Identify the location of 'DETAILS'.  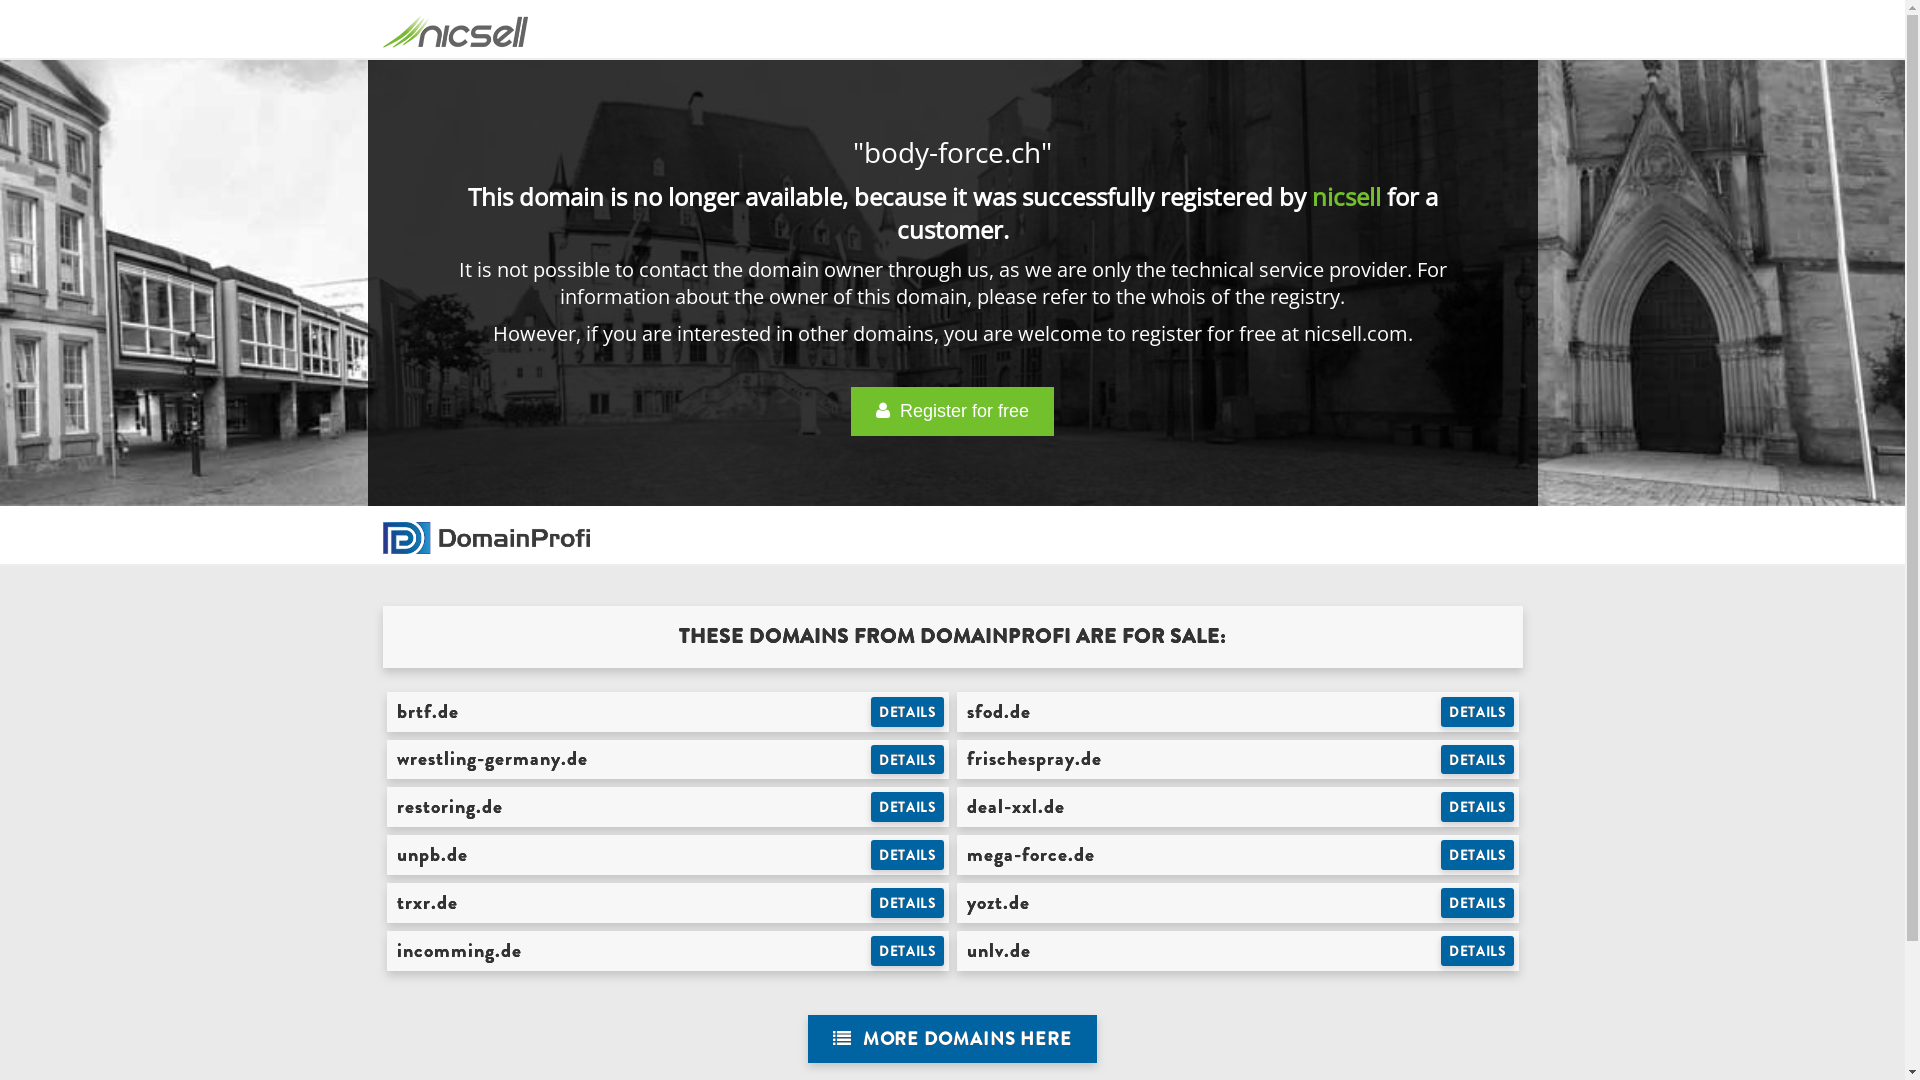
(906, 902).